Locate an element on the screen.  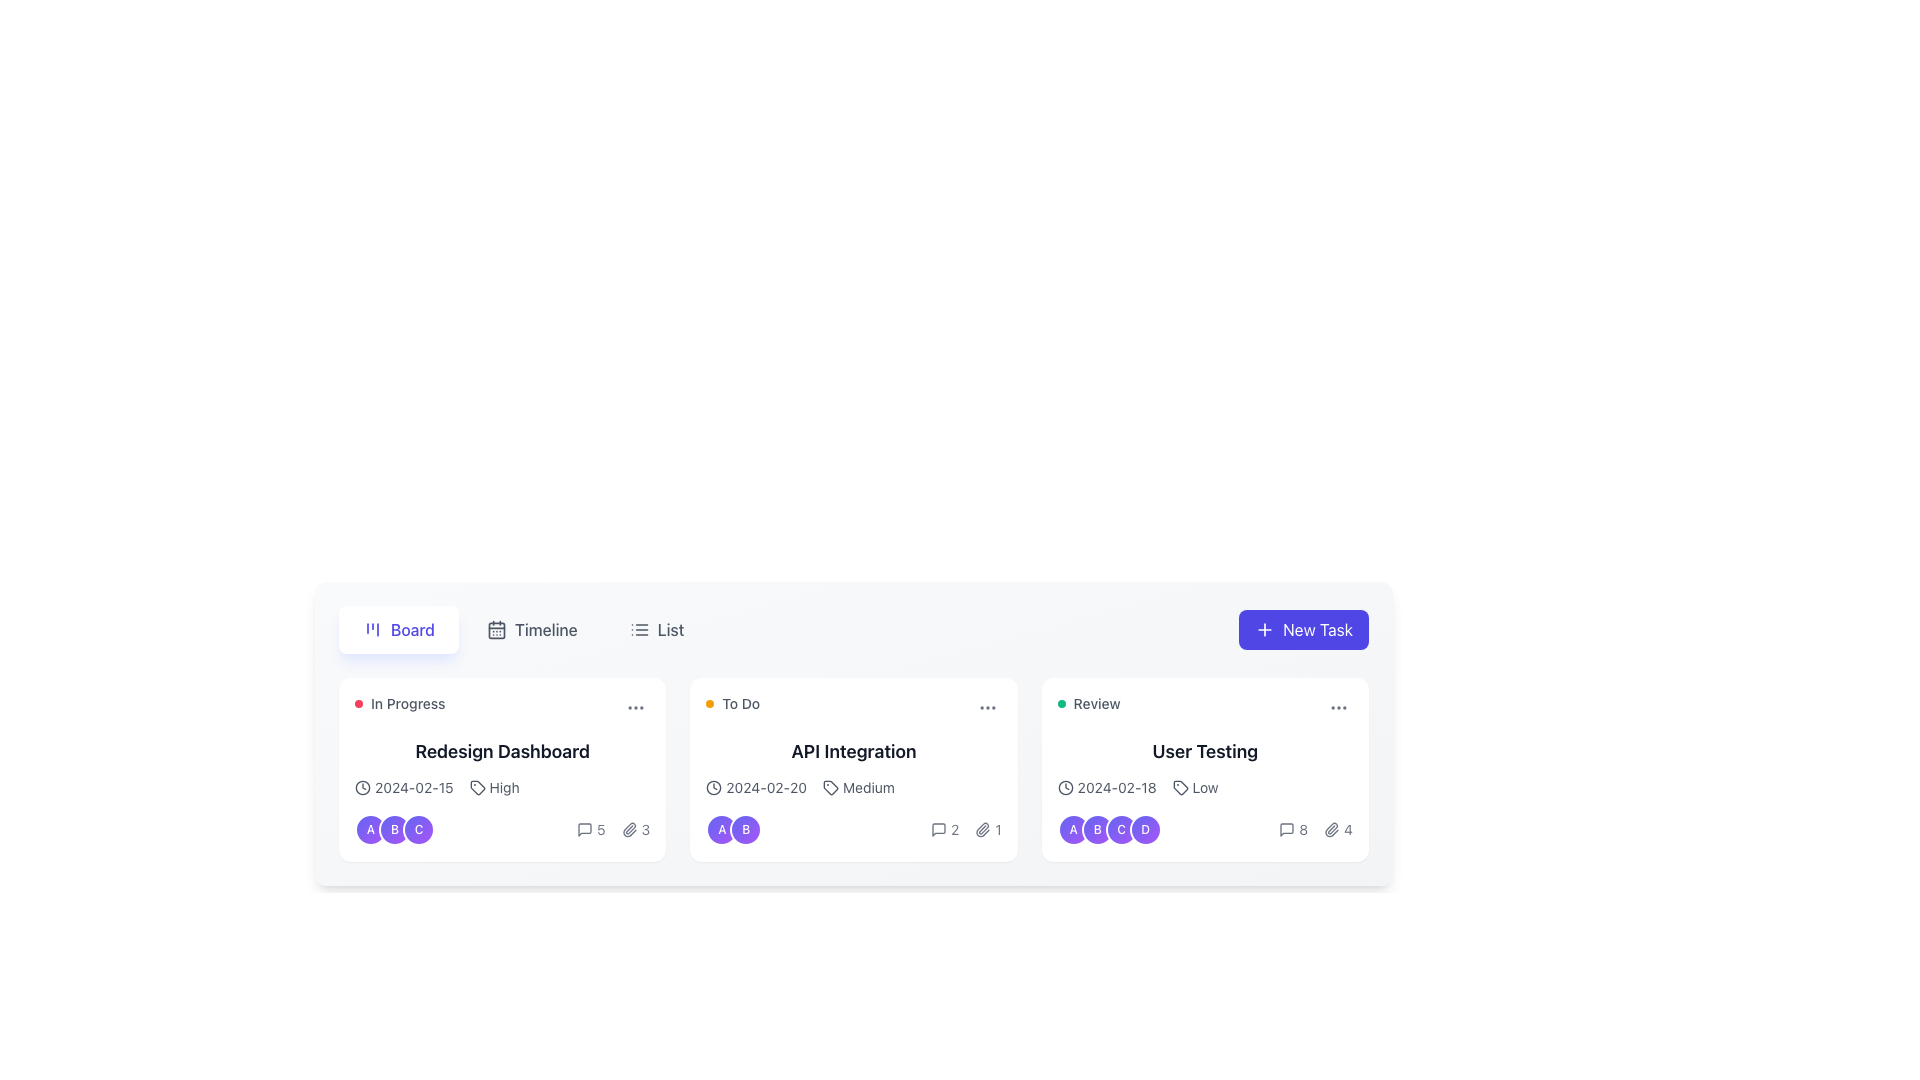
the circular avatar label with a gradient background featuring the letter 'D' in white, which is the fourth element in a horizontal arrangement of similar icons is located at coordinates (1145, 829).